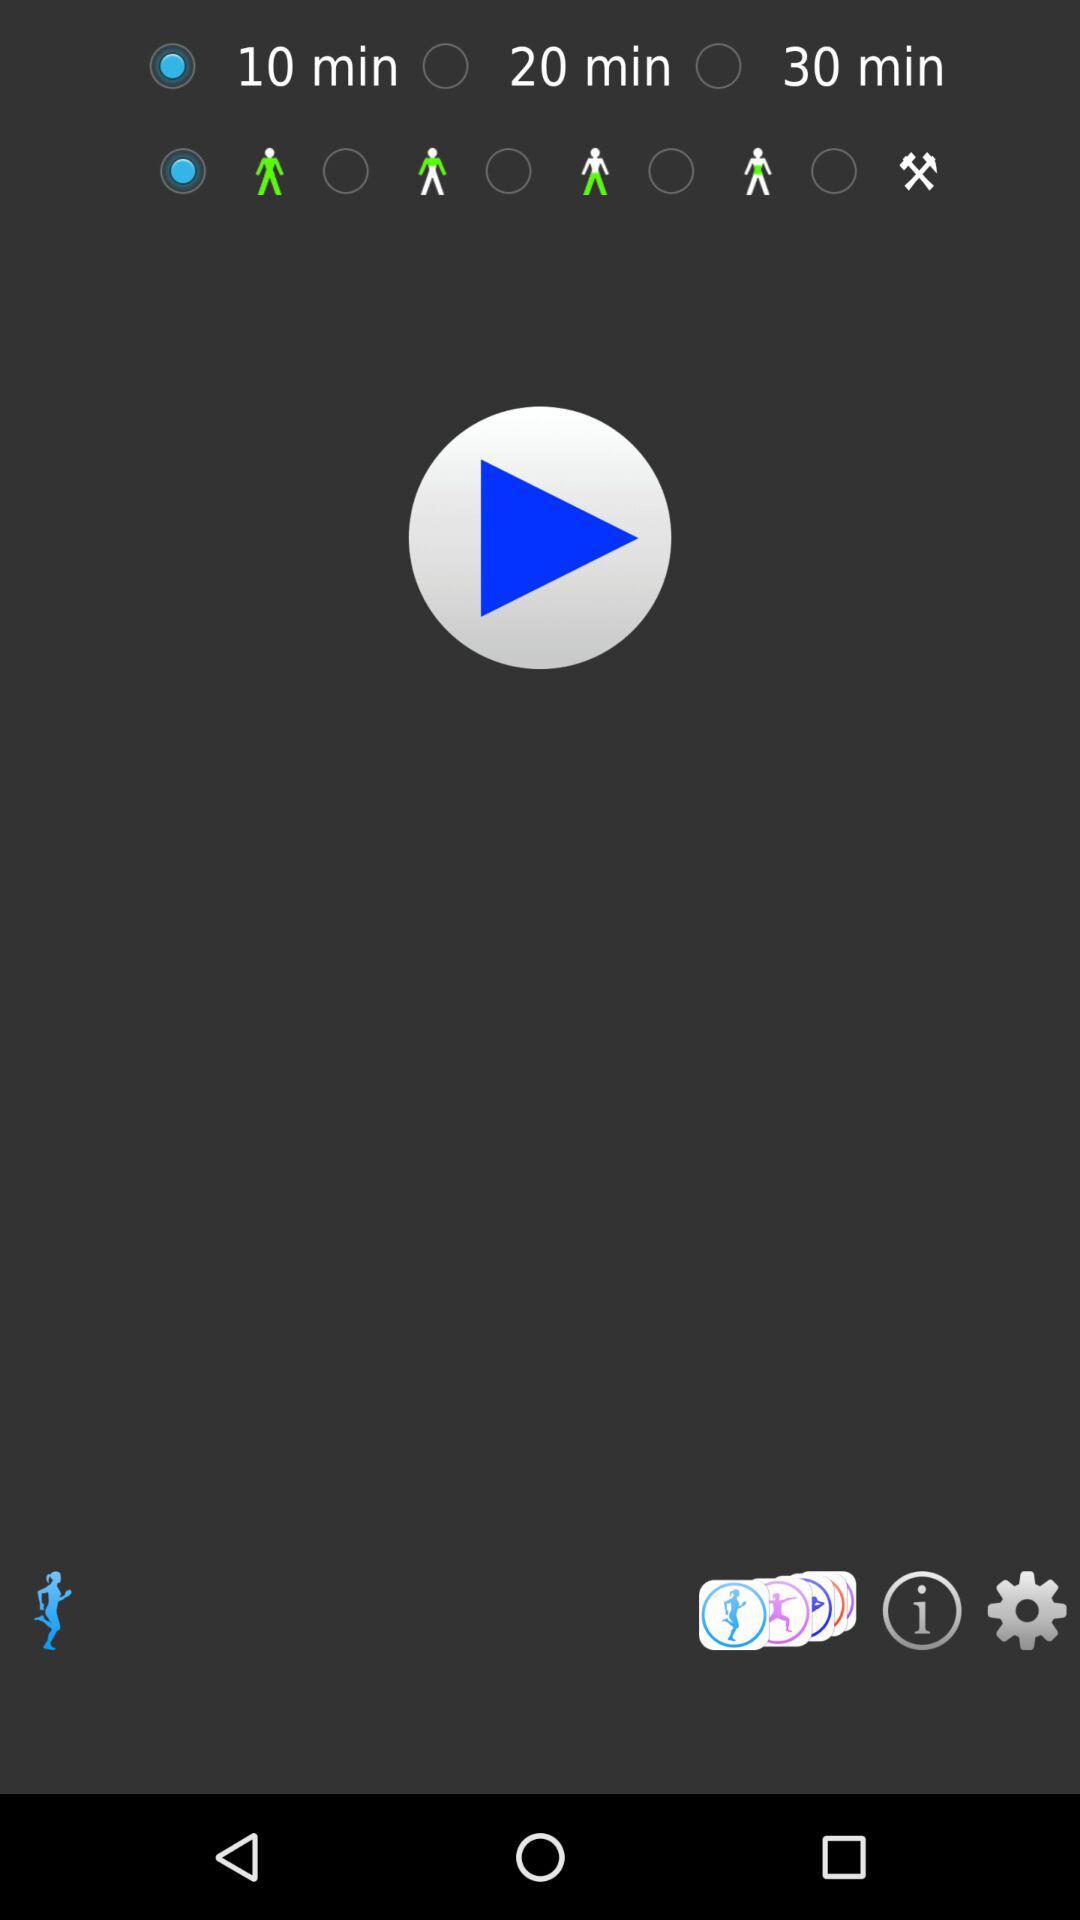 Image resolution: width=1080 pixels, height=1920 pixels. Describe the element at coordinates (729, 66) in the screenshot. I see `option button` at that location.